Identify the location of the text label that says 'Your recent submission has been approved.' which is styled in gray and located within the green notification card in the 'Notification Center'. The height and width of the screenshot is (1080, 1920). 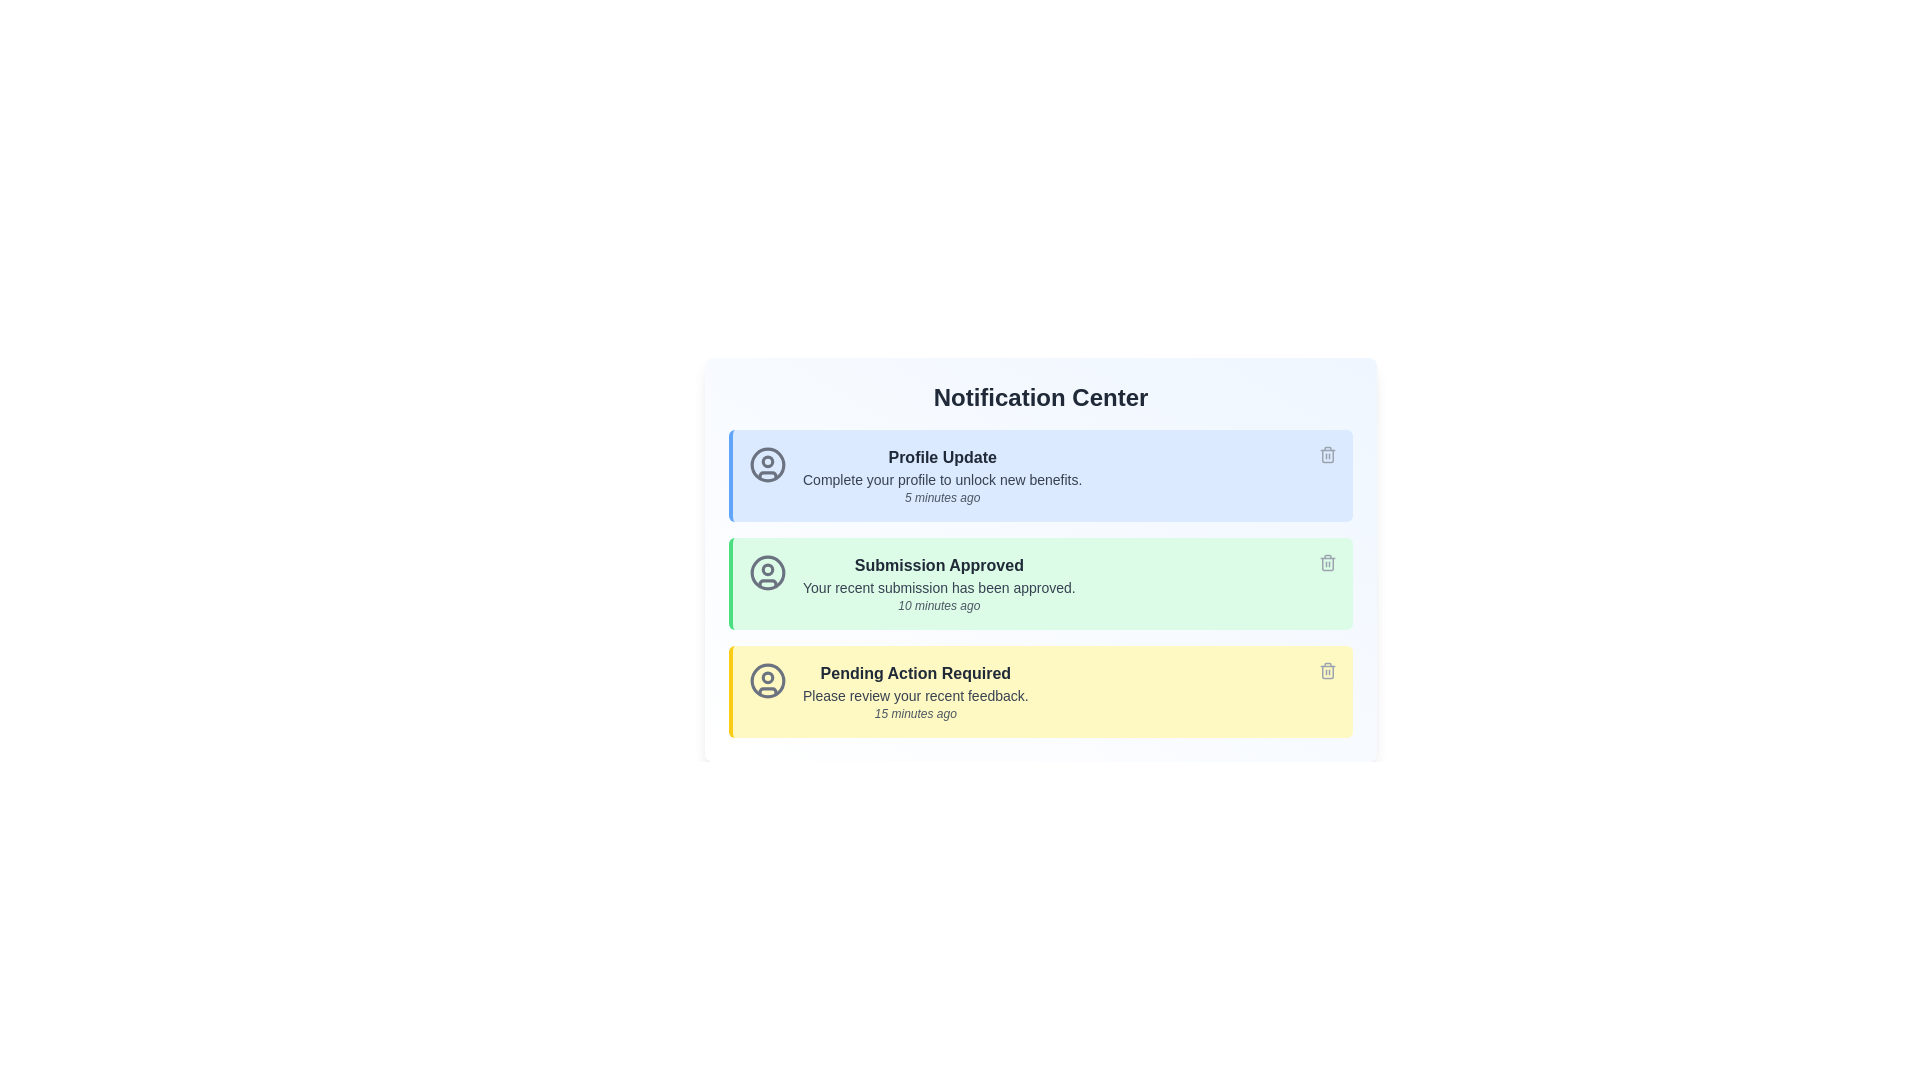
(938, 586).